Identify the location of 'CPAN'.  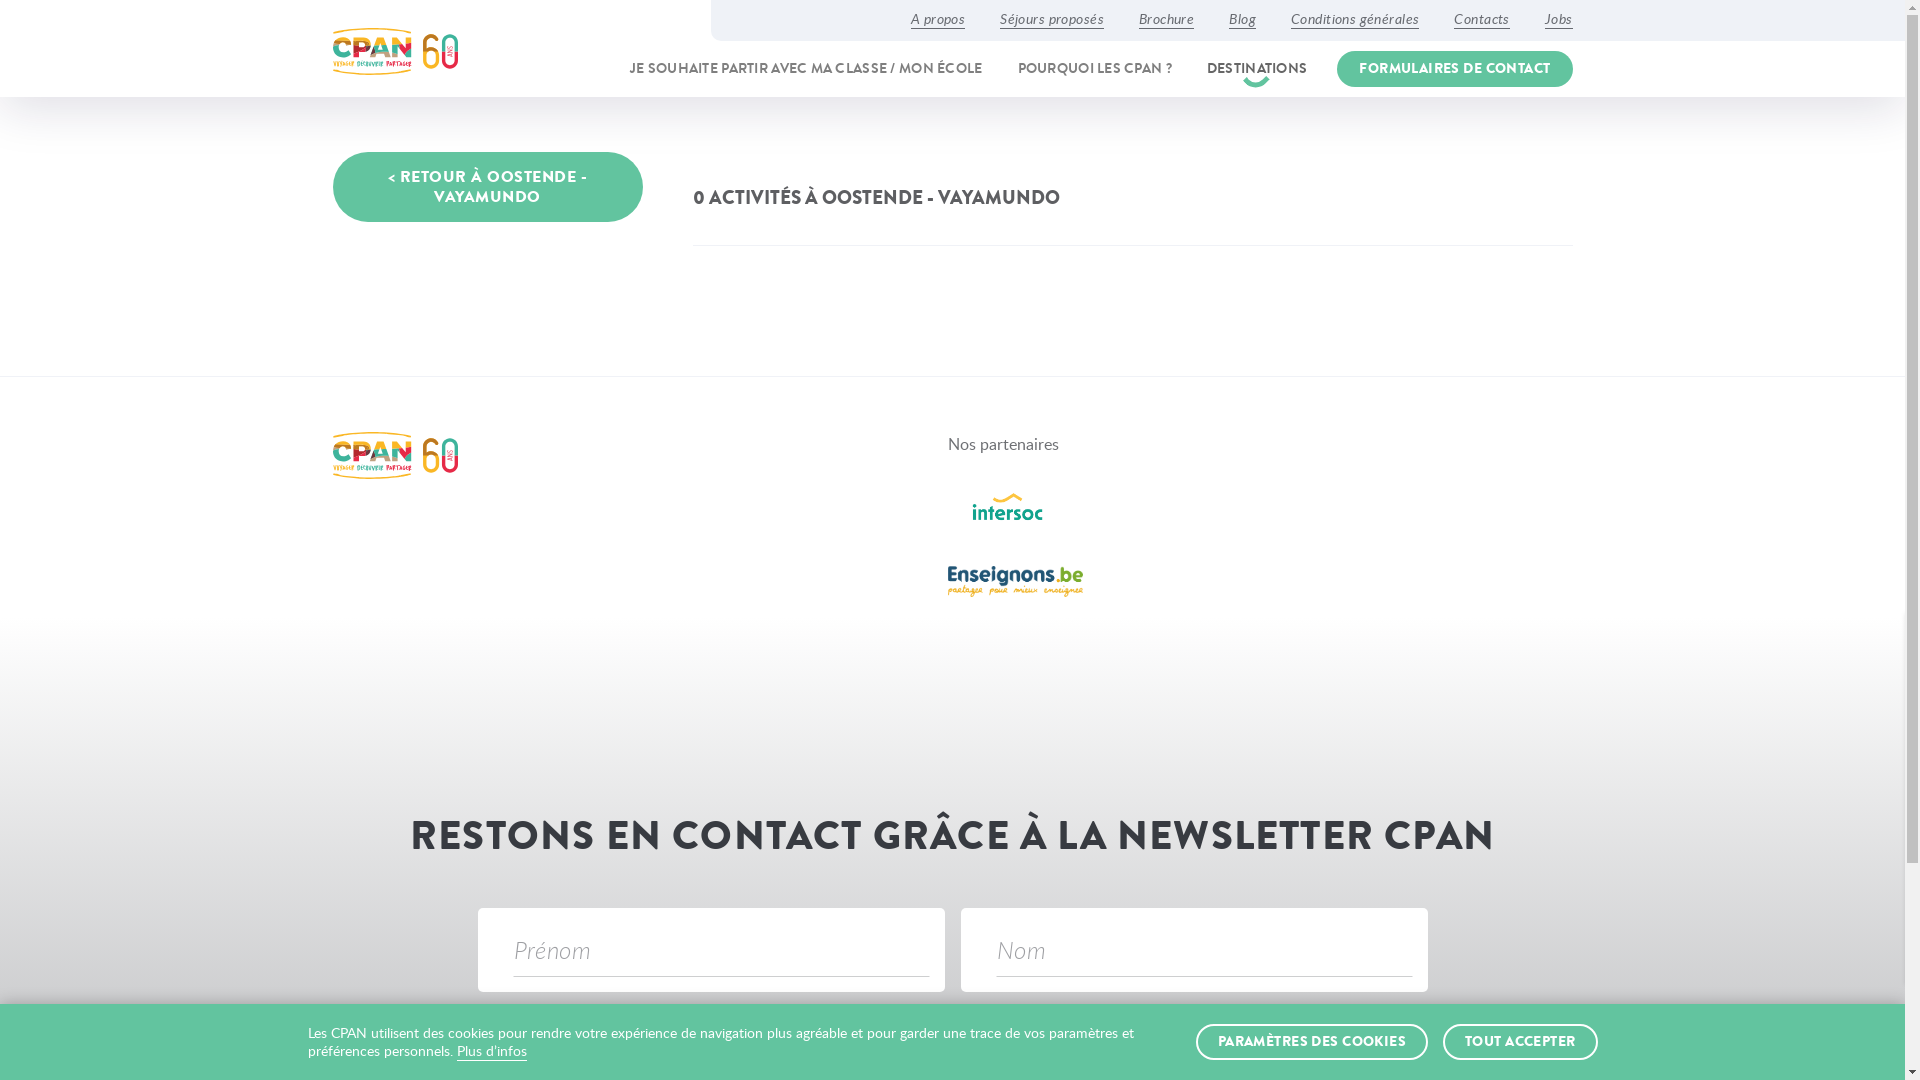
(394, 50).